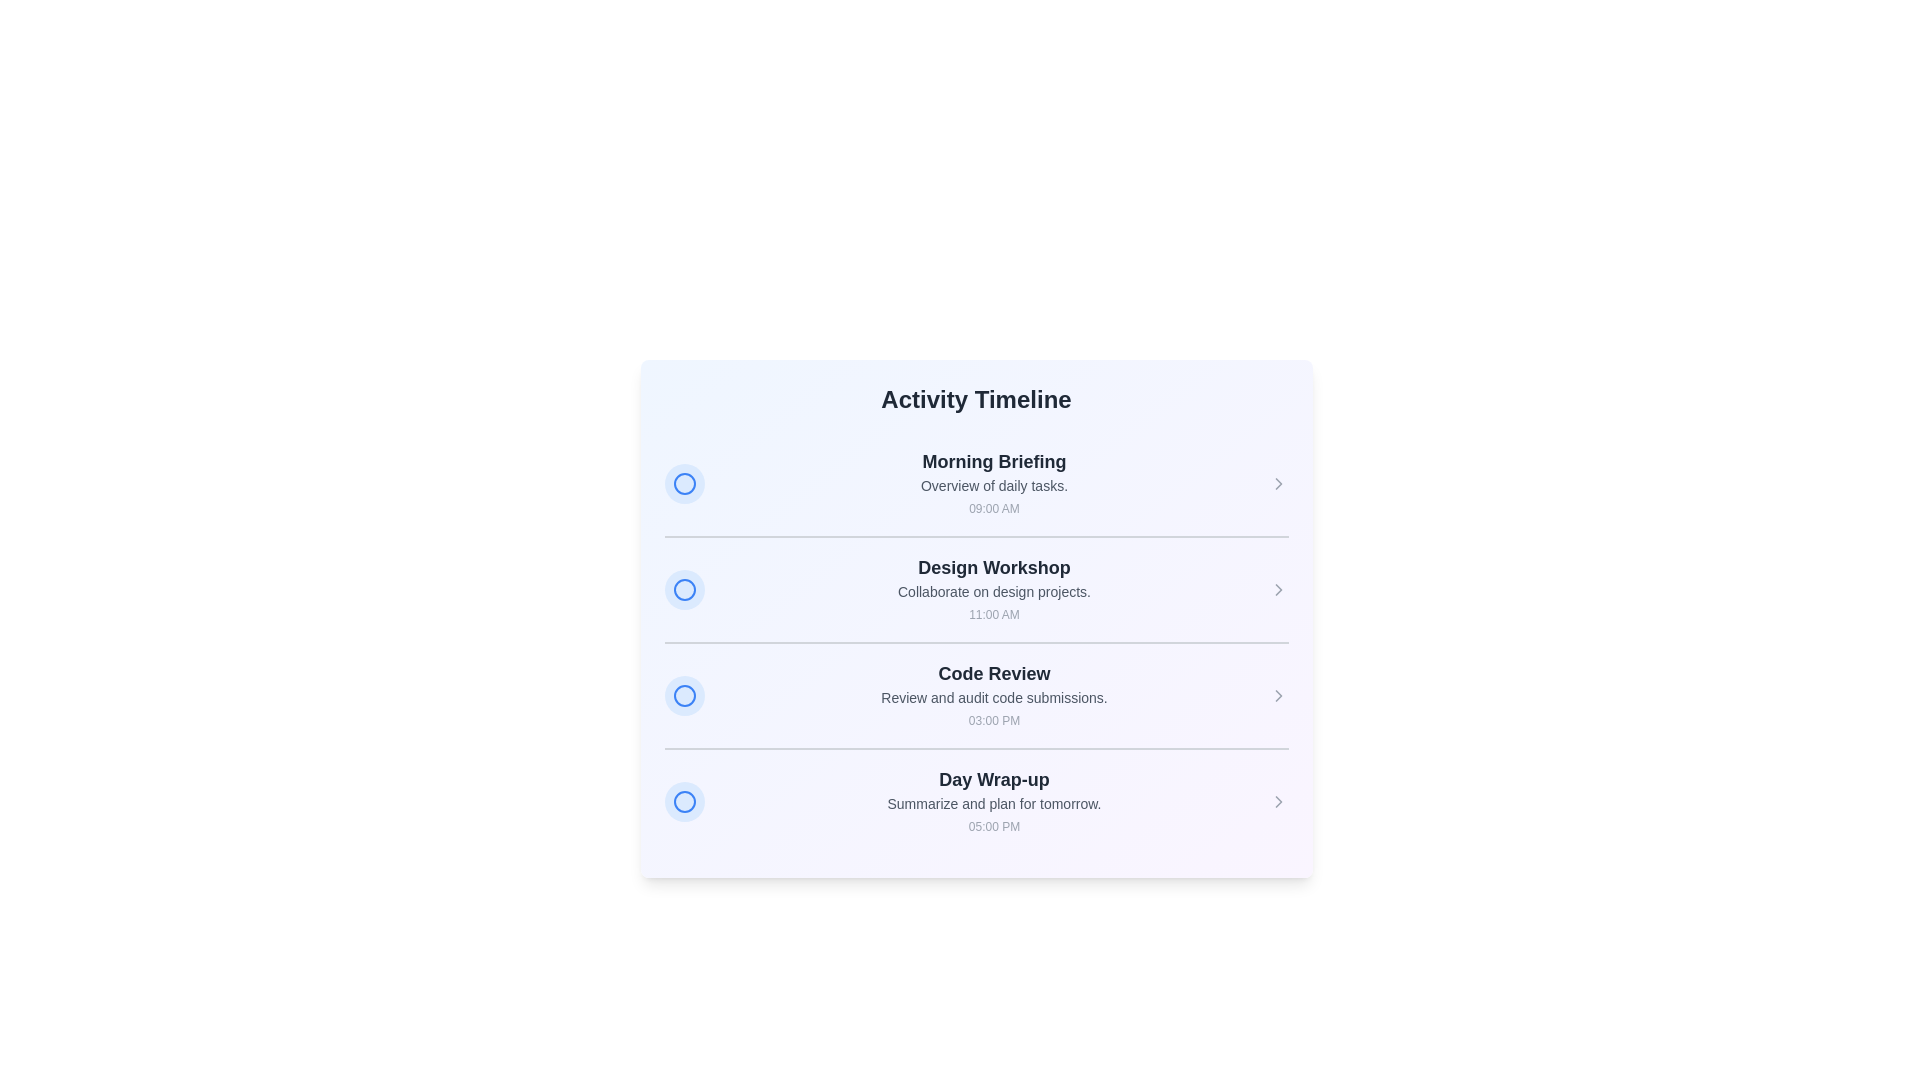 This screenshot has height=1080, width=1920. I want to click on the icon associated with the 'Day Wrap-up' timeline entry, which is located at the far left of the row containing the text 'Day Wrap-up', 'Summarize and plan for tomorrow.', and '05:00 PM', so click(684, 801).